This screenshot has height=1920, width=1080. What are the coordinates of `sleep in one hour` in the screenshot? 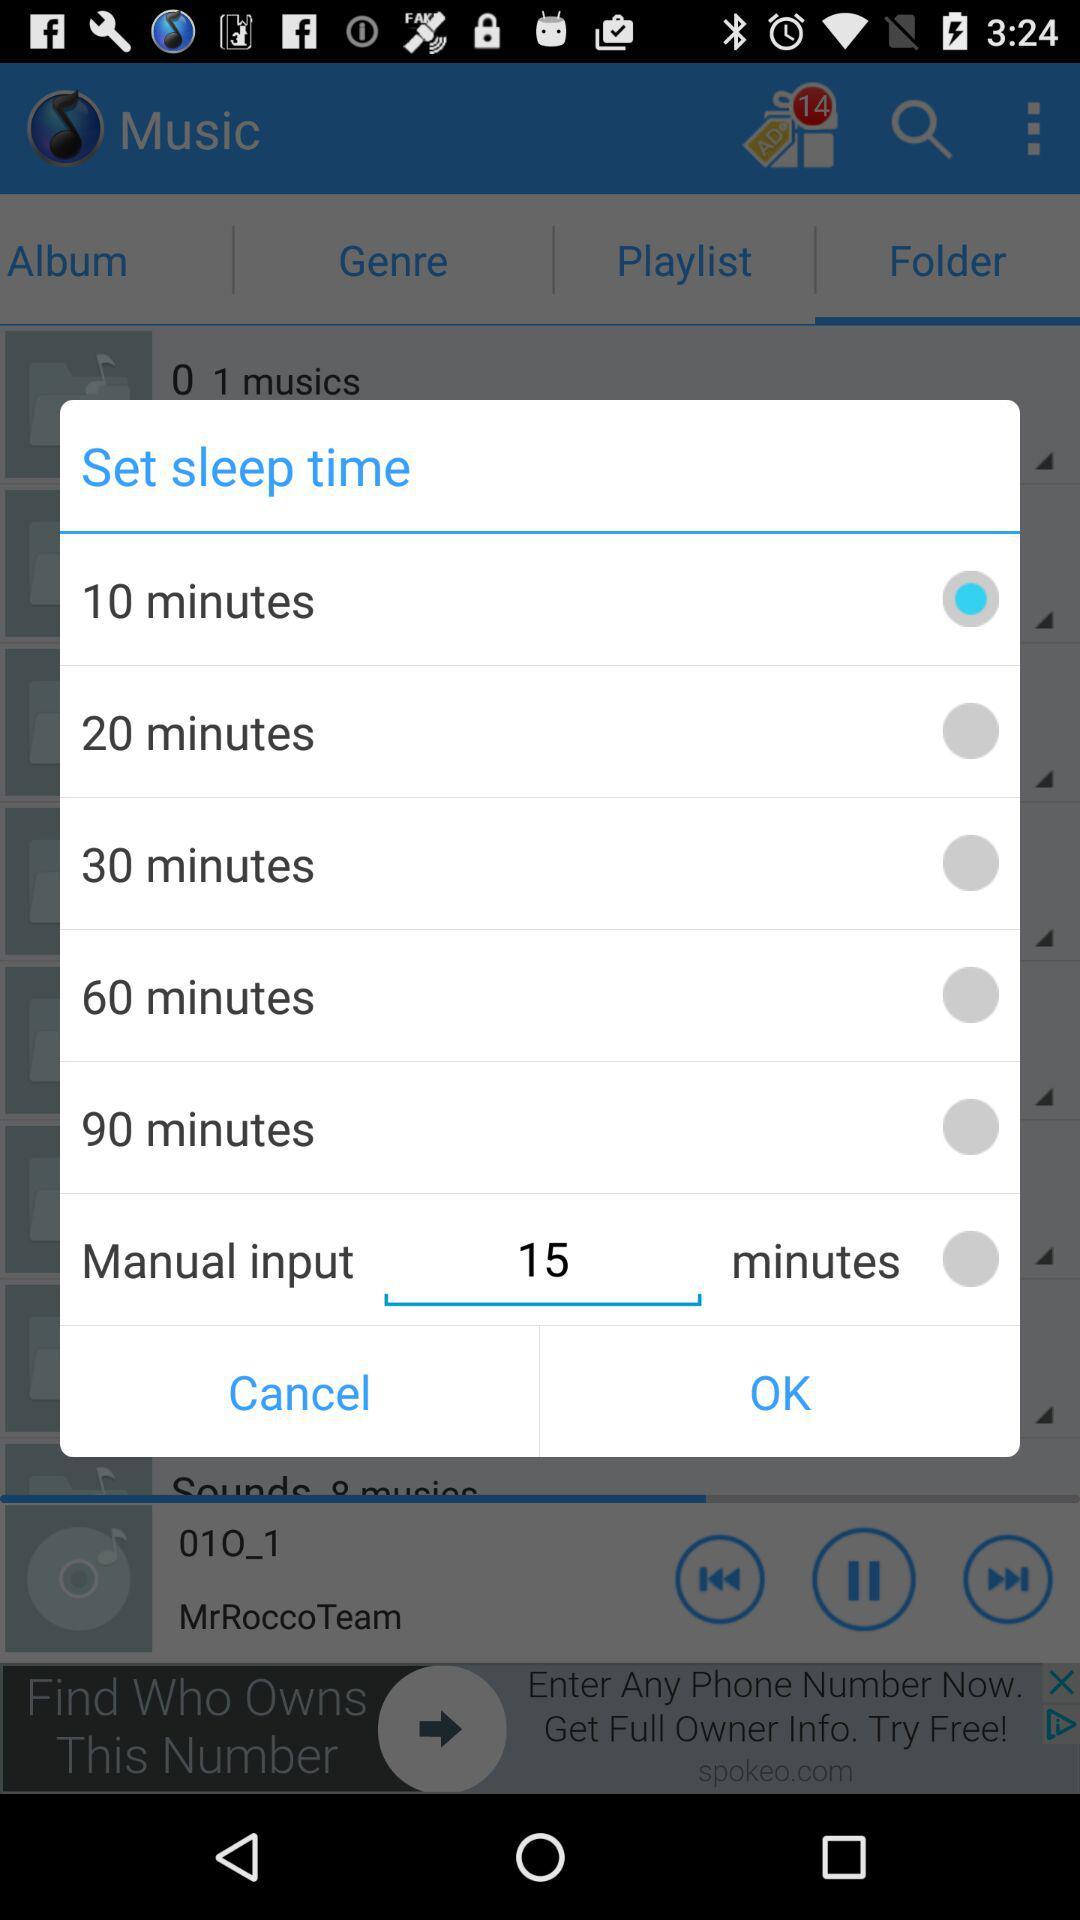 It's located at (969, 995).